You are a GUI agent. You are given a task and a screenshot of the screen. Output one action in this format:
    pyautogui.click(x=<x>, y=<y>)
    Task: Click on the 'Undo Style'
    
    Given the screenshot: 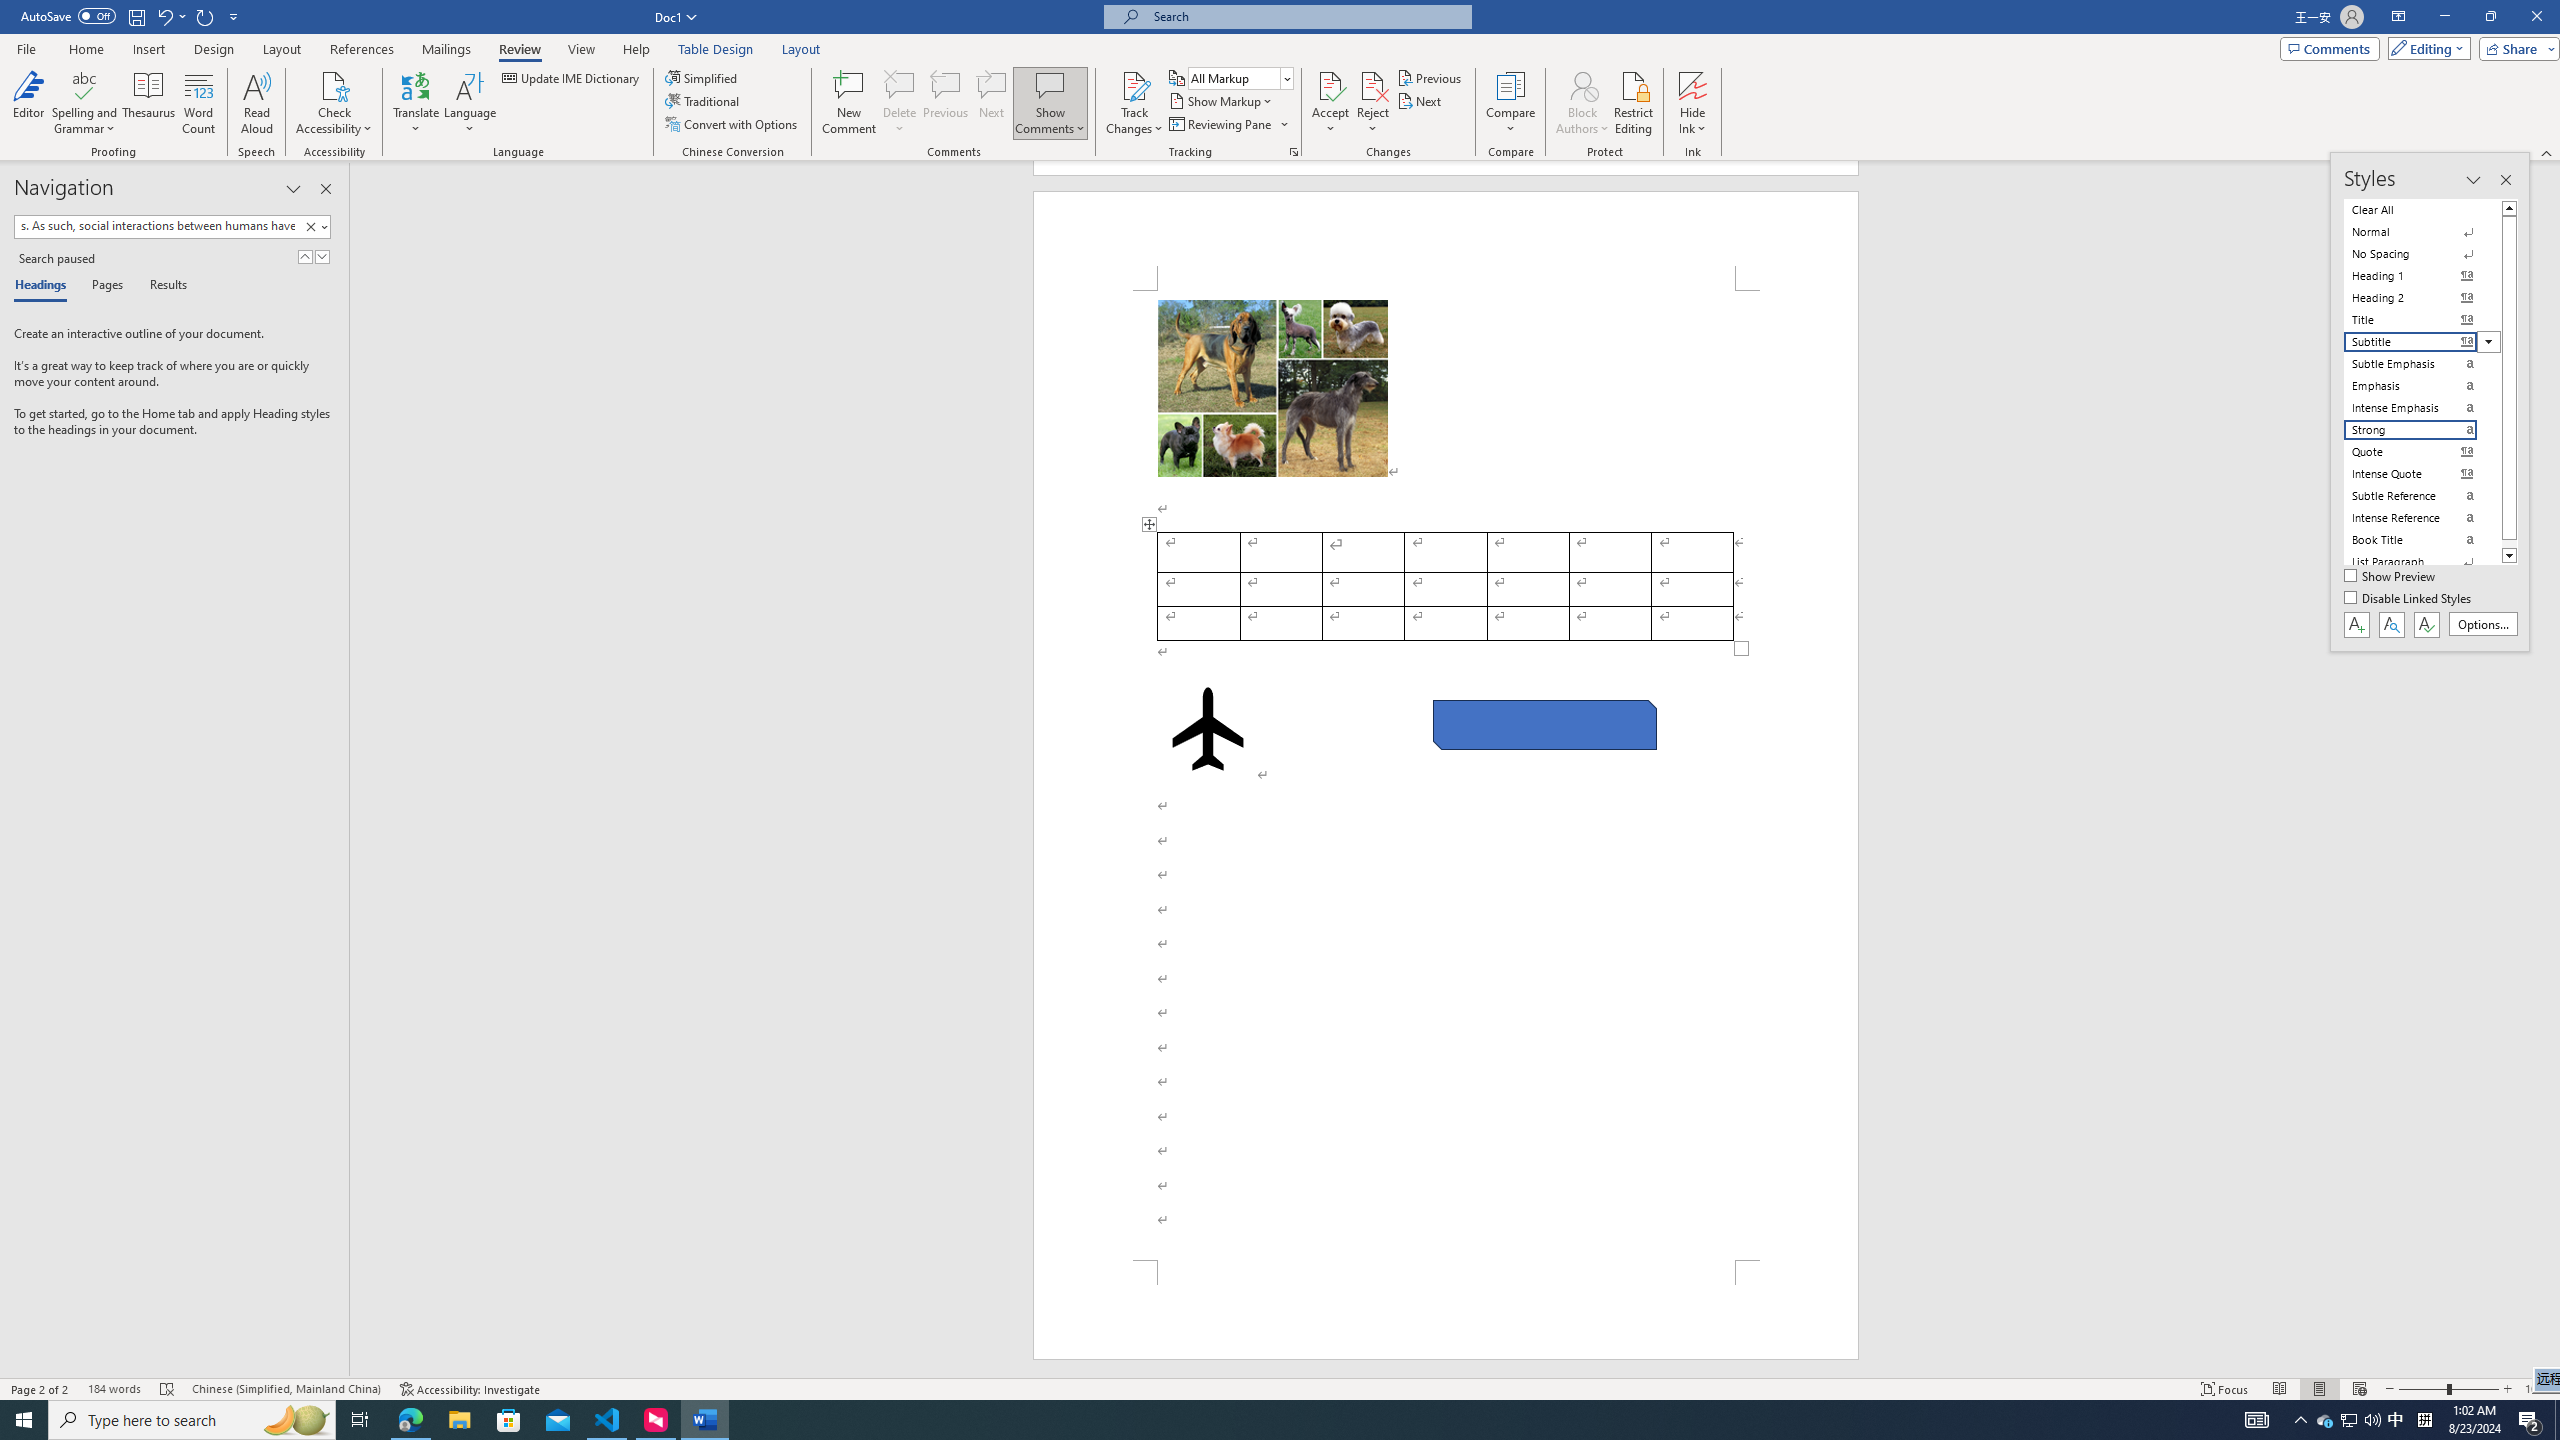 What is the action you would take?
    pyautogui.click(x=170, y=15)
    